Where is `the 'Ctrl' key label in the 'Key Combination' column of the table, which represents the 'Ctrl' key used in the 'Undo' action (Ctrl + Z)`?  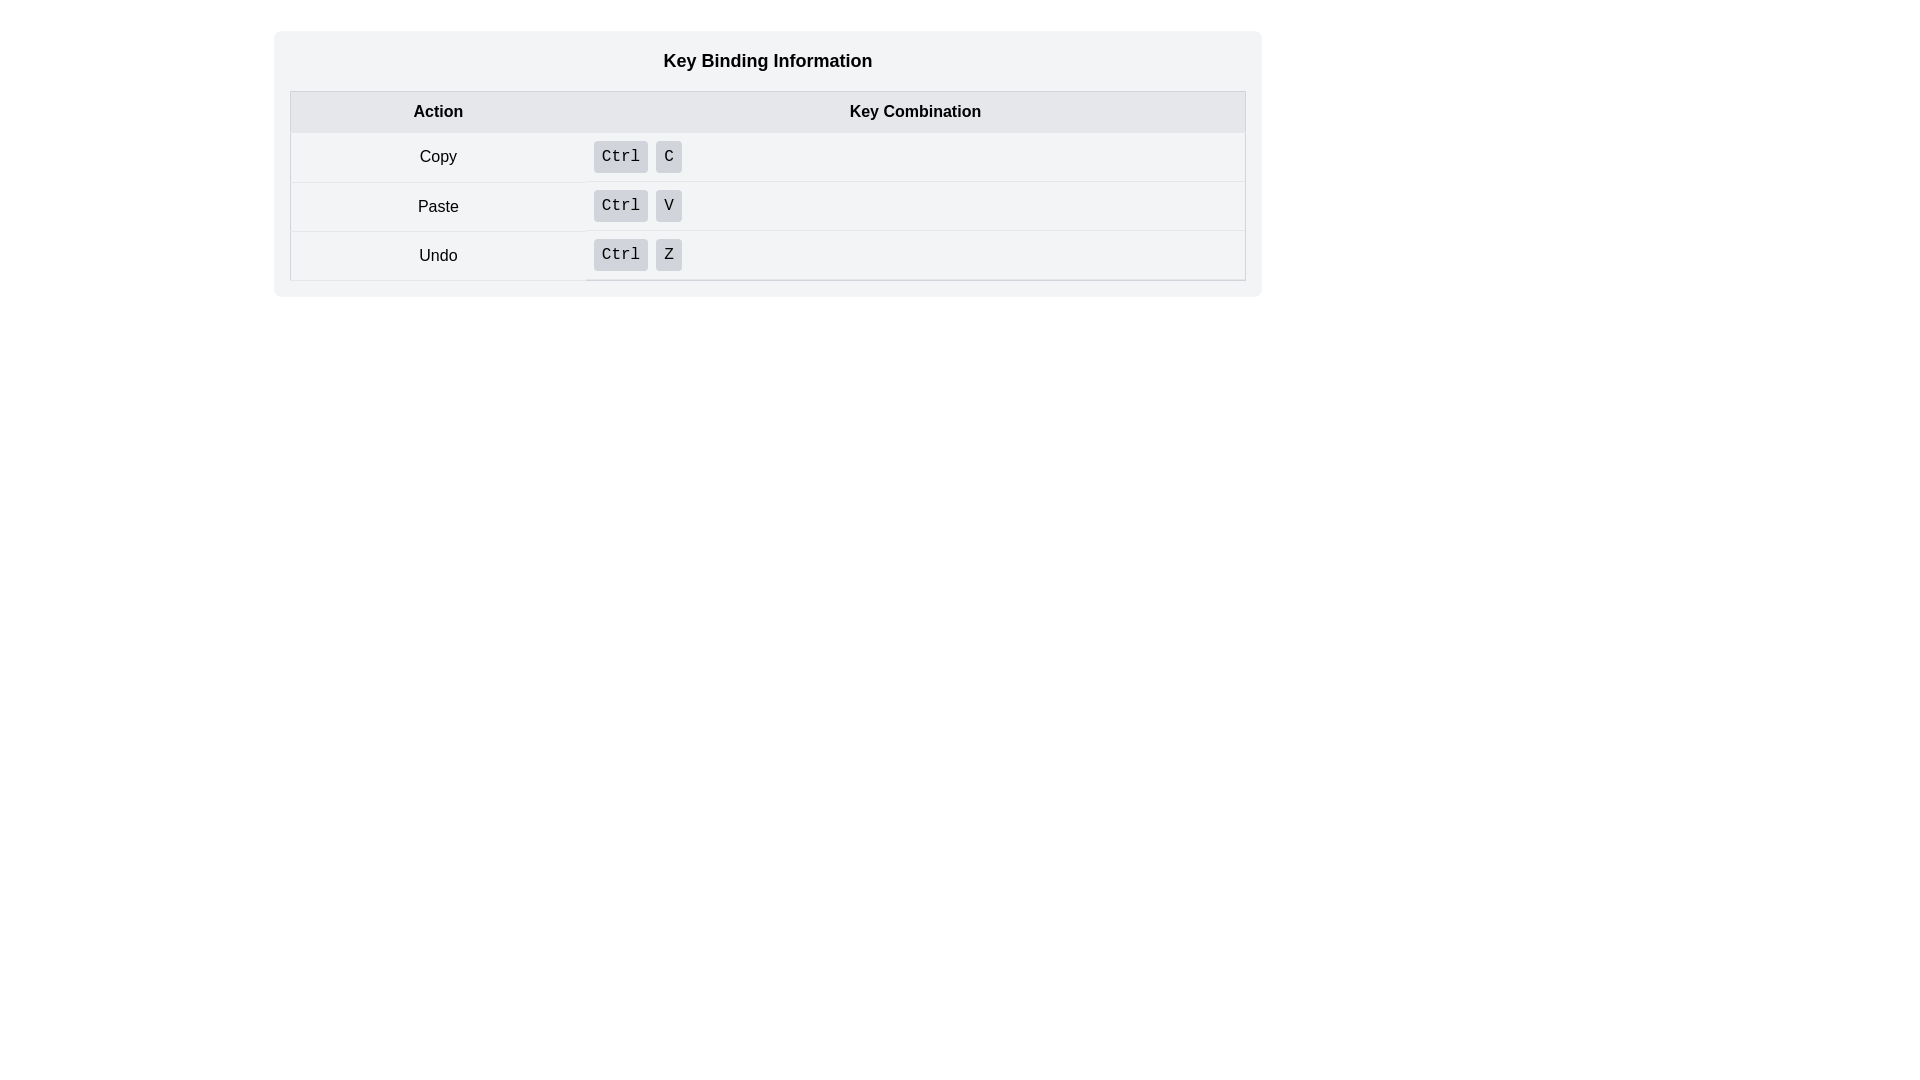 the 'Ctrl' key label in the 'Key Combination' column of the table, which represents the 'Ctrl' key used in the 'Undo' action (Ctrl + Z) is located at coordinates (619, 253).